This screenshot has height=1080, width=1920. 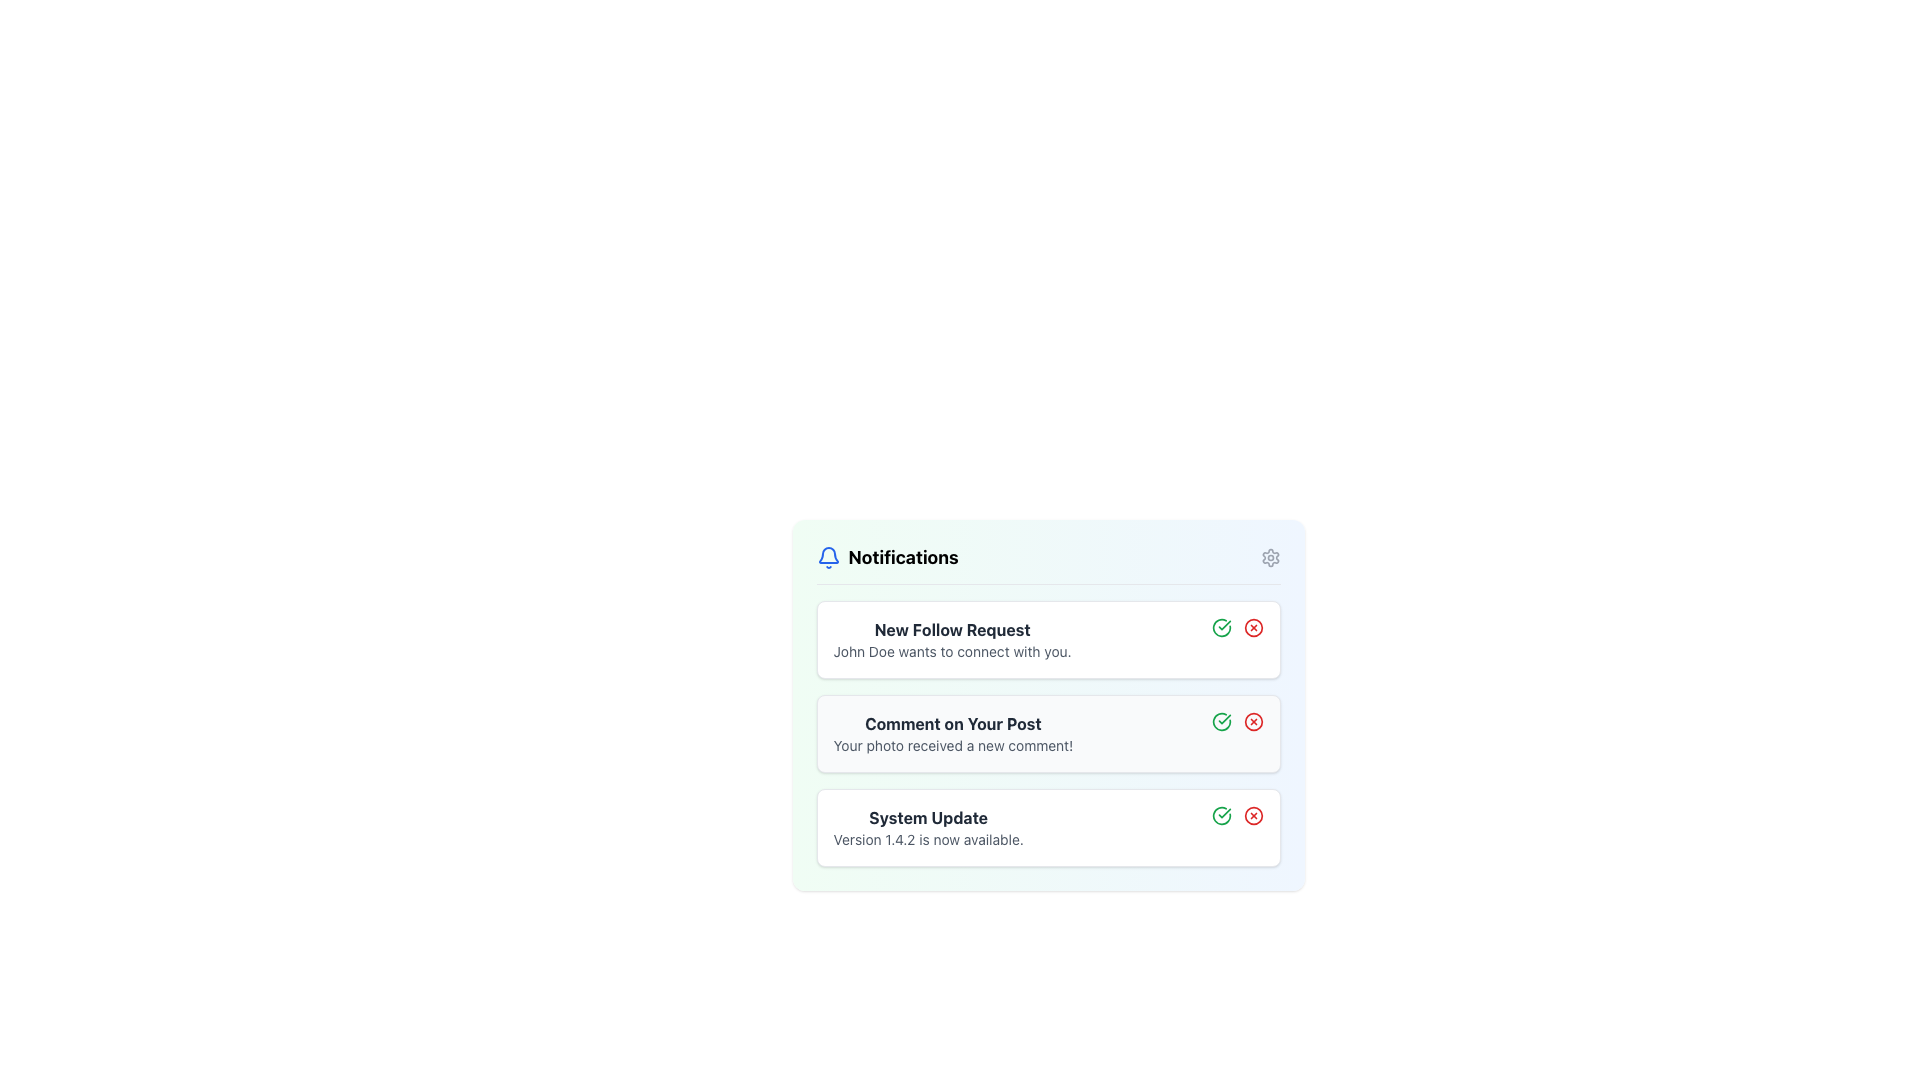 What do you see at coordinates (1047, 828) in the screenshot?
I see `the third notification card in the Notifications list to acknowledge the new system update notification (Version 1.4.2)` at bounding box center [1047, 828].